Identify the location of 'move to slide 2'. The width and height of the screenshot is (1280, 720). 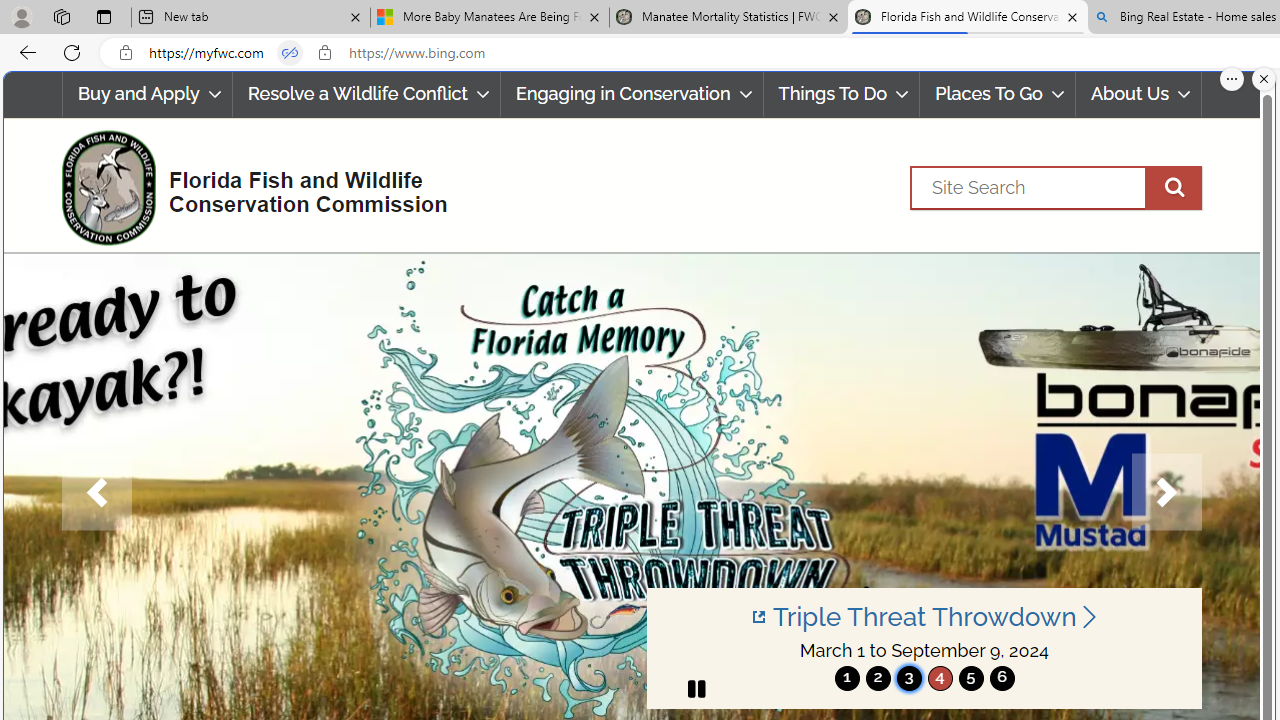
(878, 677).